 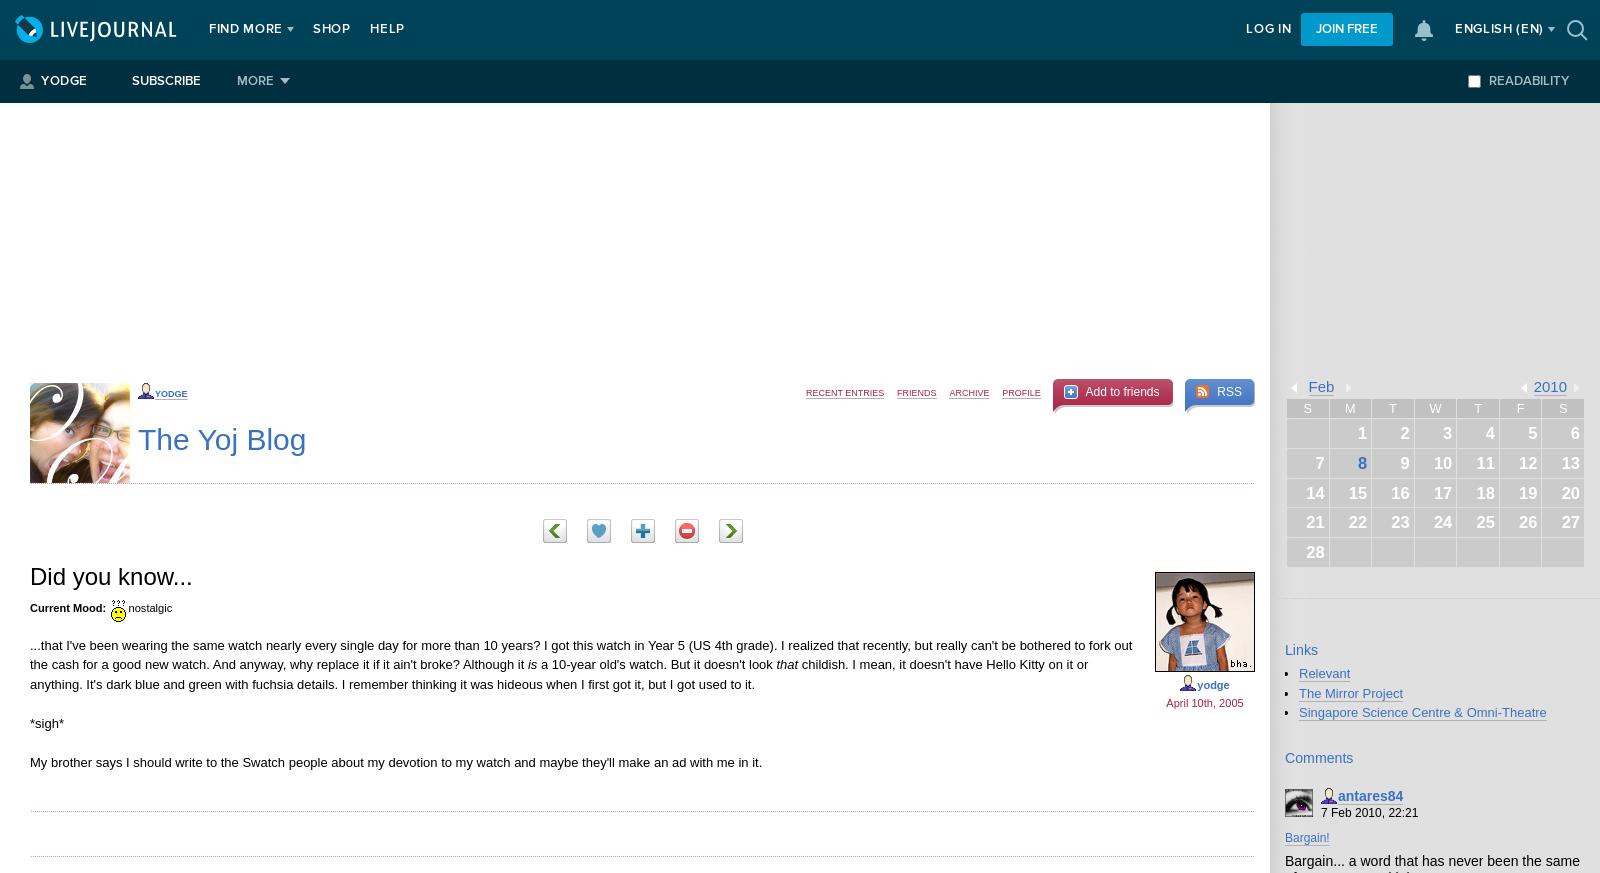 I want to click on 'Singapore Science Centre & Omni-Theatre', so click(x=1422, y=711).